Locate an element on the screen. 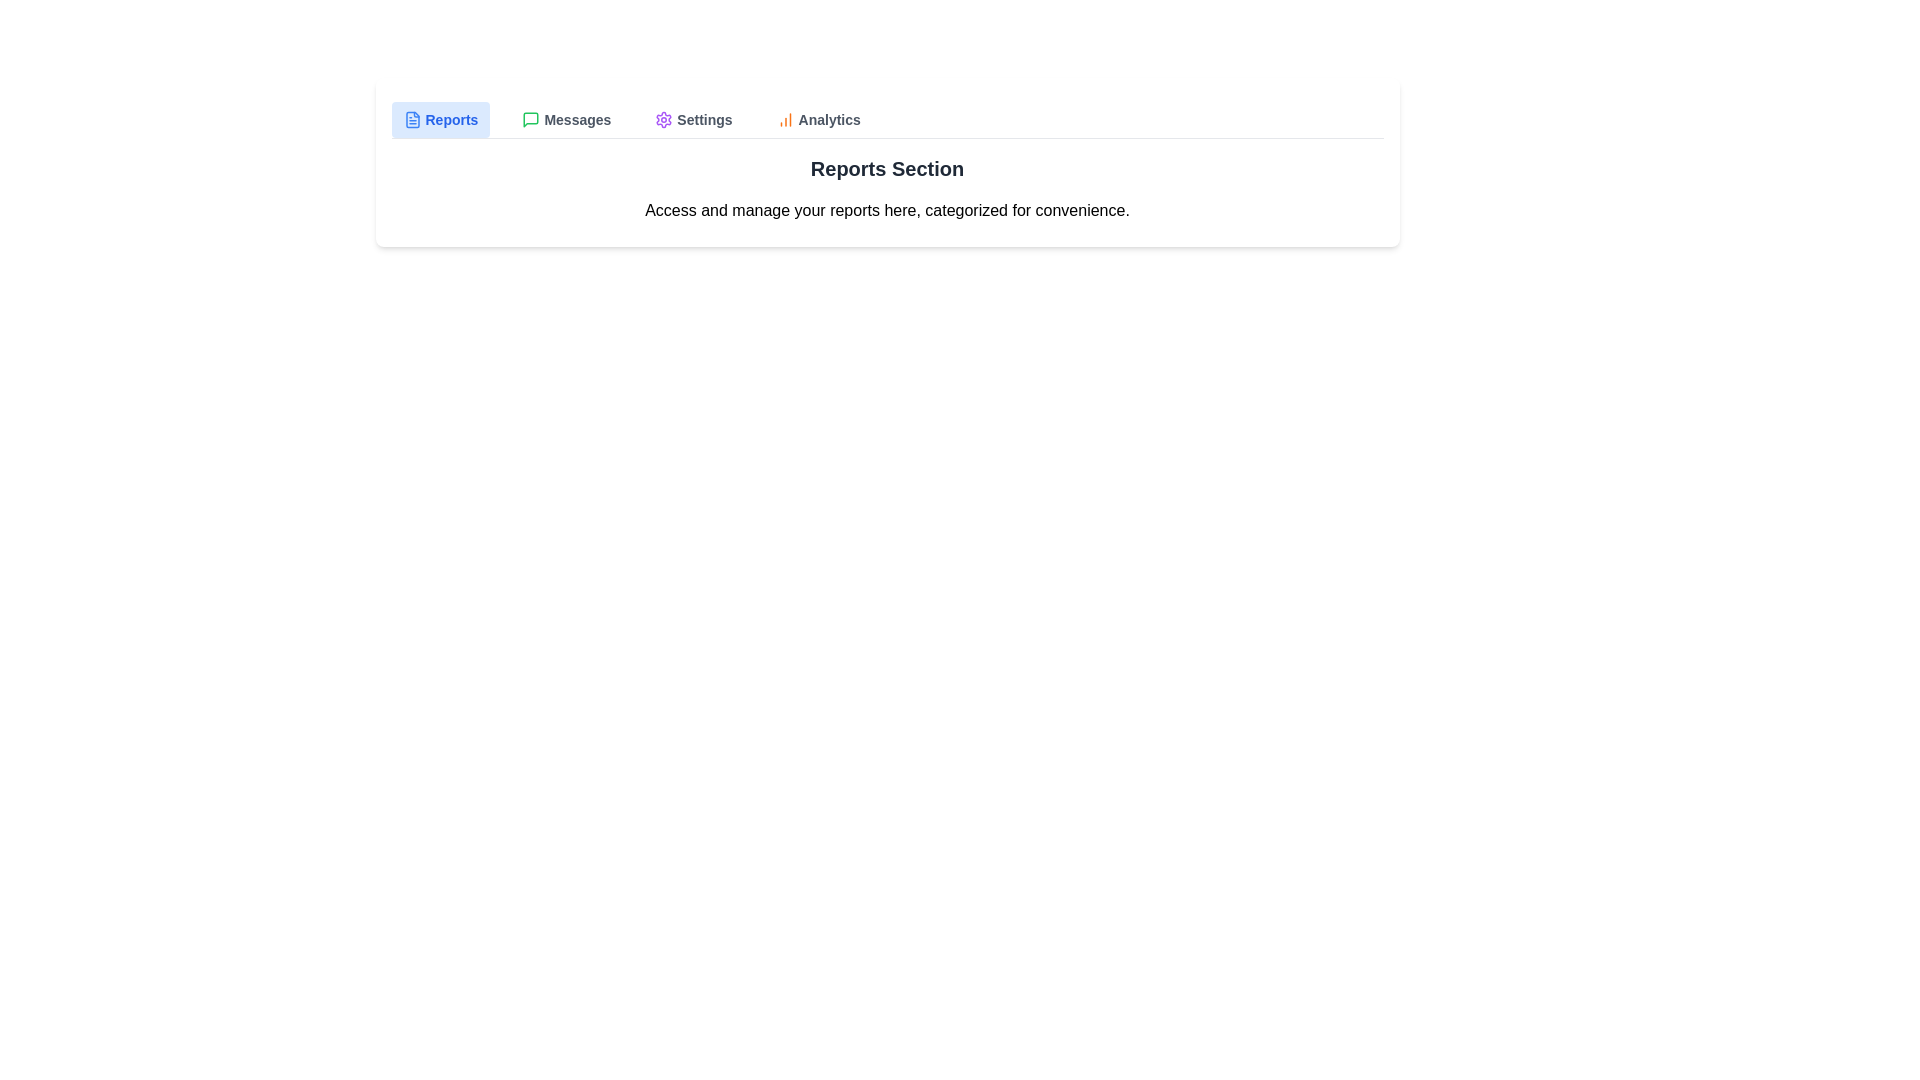  the chat bubble icon with a green outline located in the navigation bar is located at coordinates (531, 119).